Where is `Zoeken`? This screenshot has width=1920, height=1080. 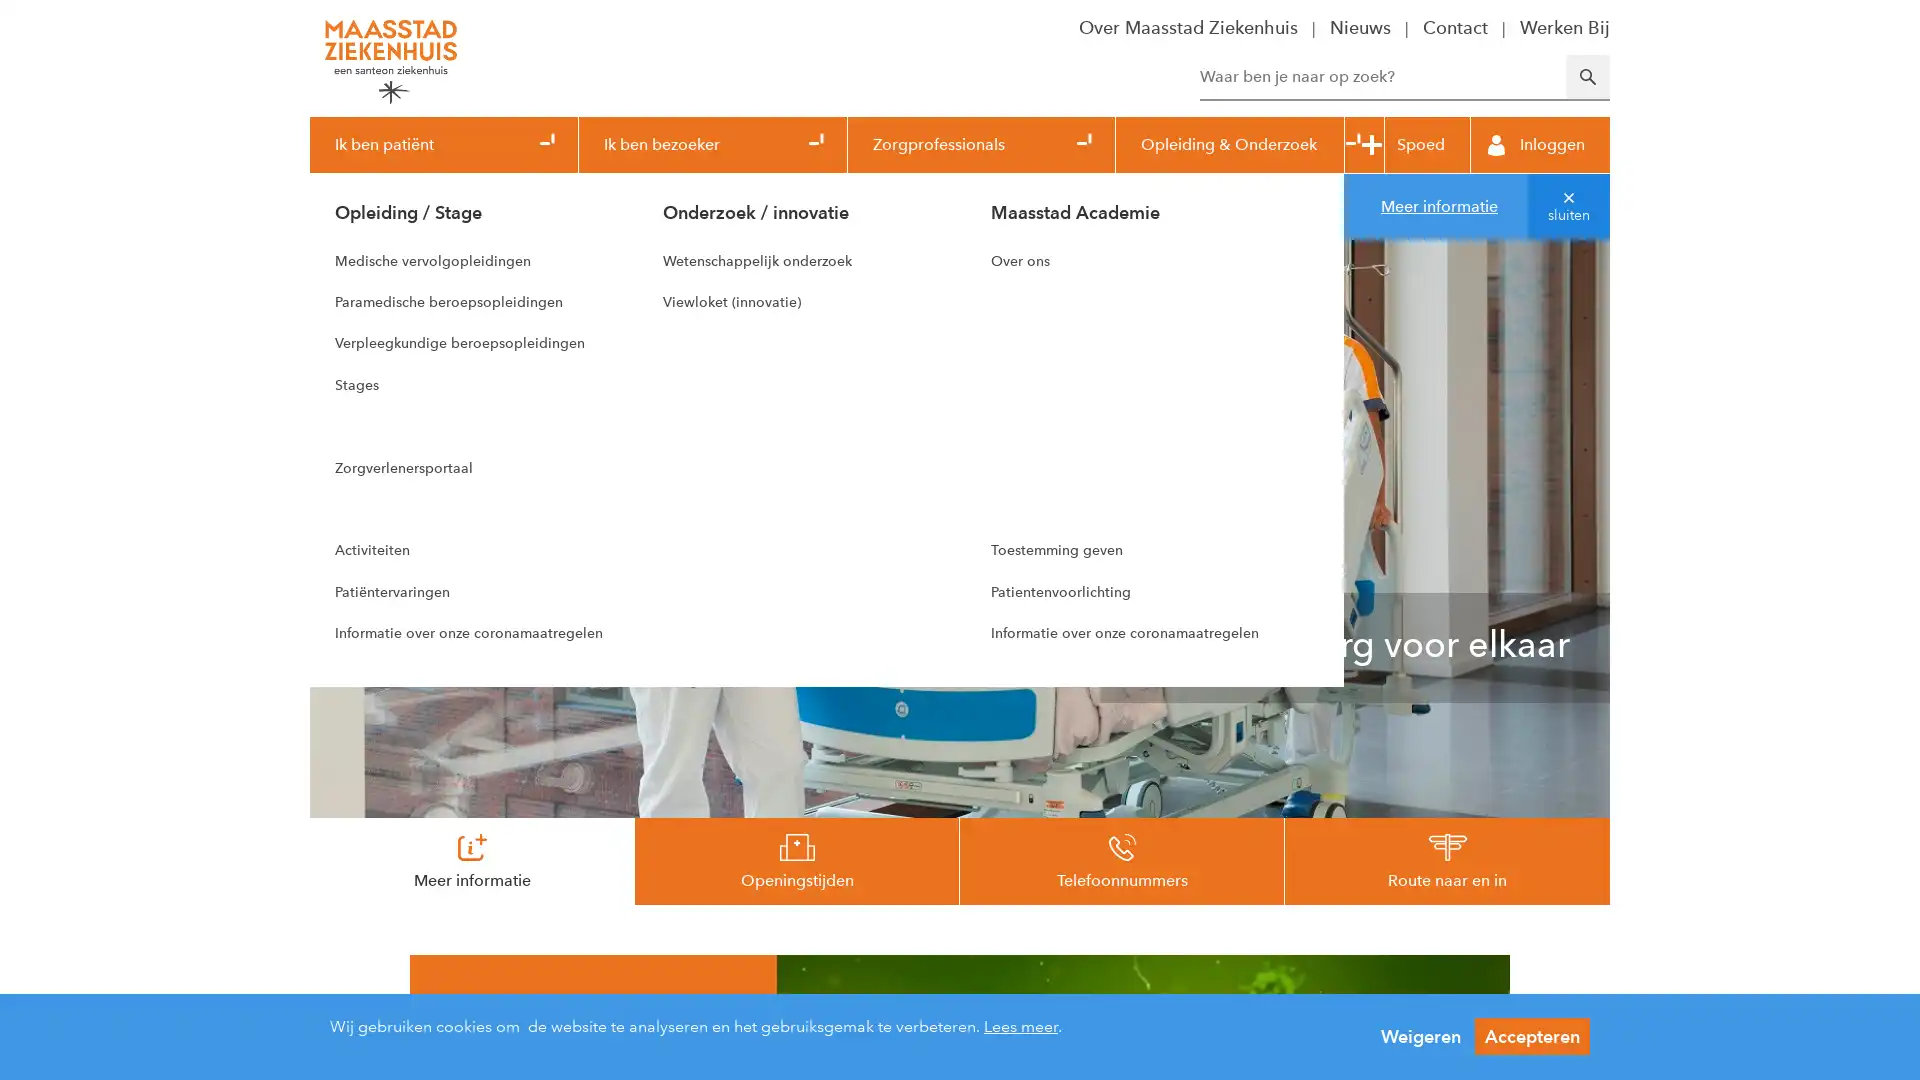 Zoeken is located at coordinates (1587, 76).